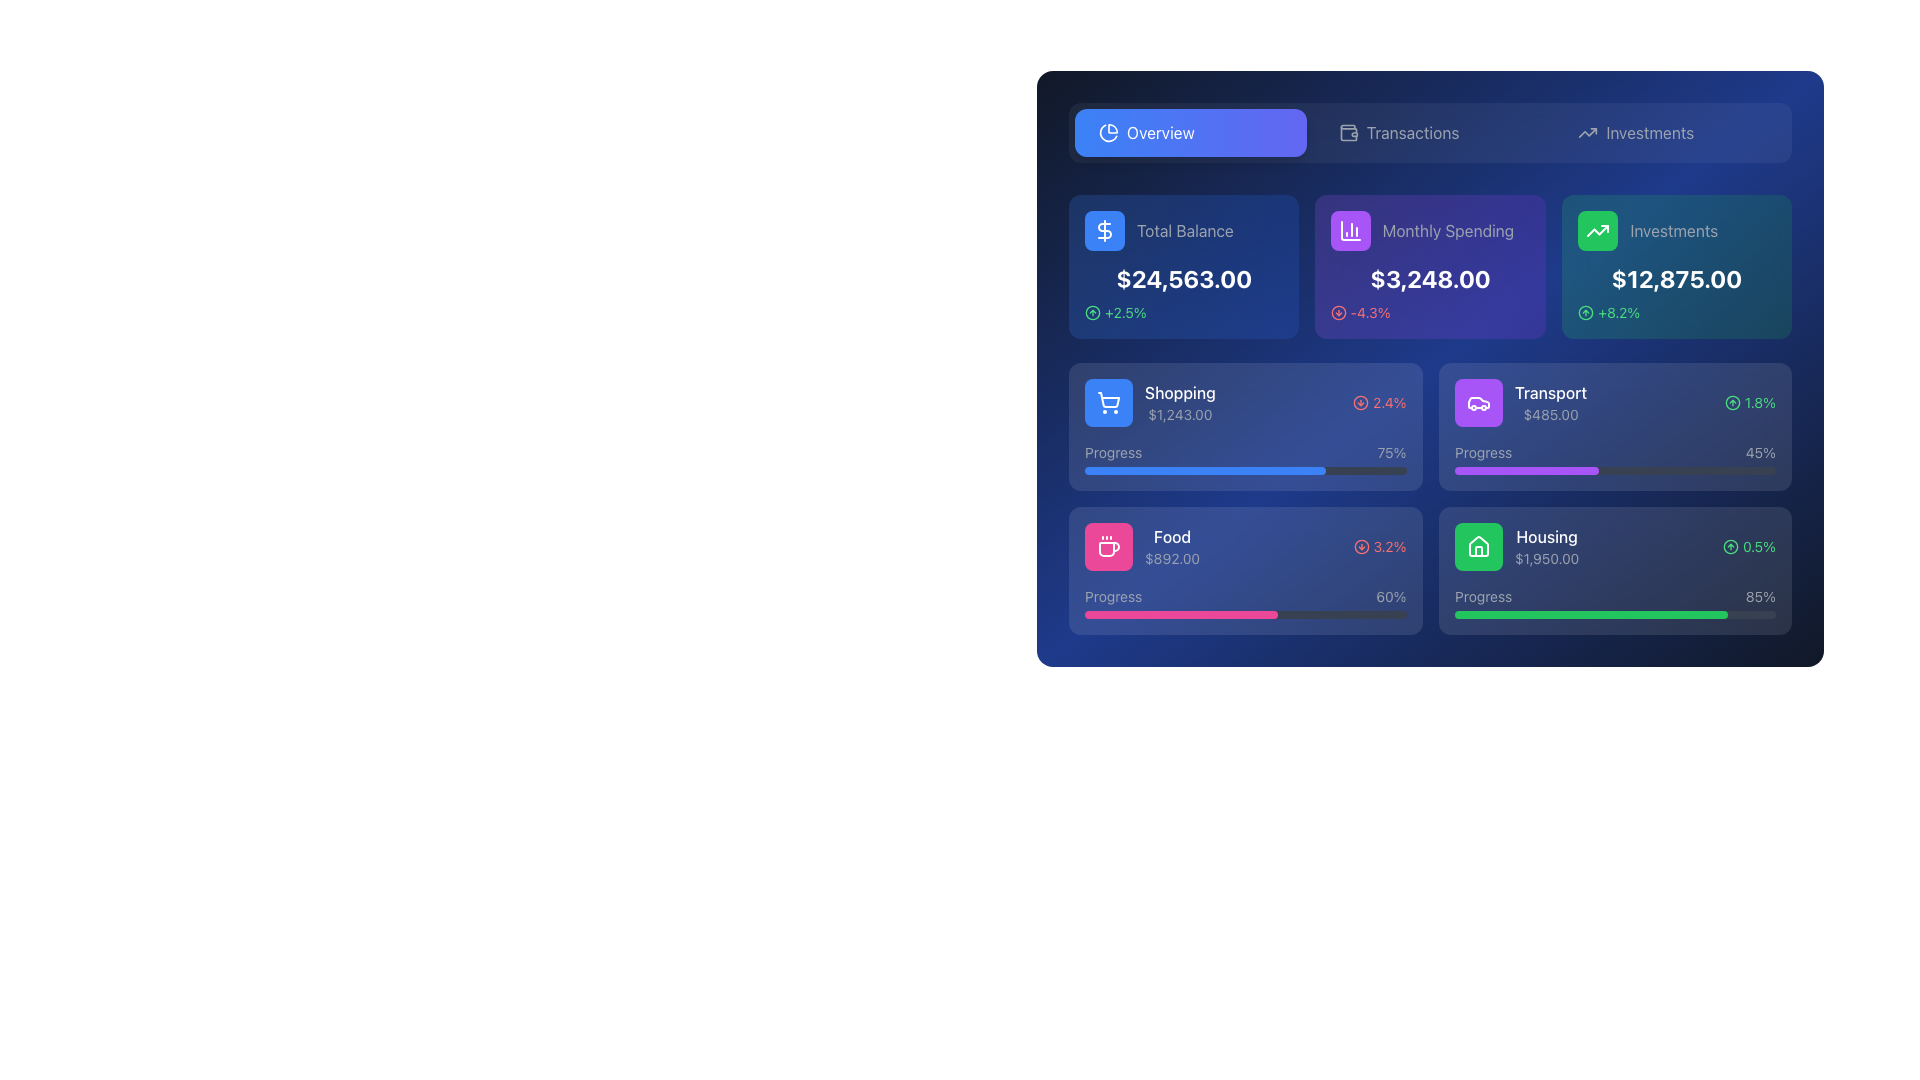 The width and height of the screenshot is (1920, 1080). What do you see at coordinates (1545, 535) in the screenshot?
I see `the 'Housing' category text label` at bounding box center [1545, 535].